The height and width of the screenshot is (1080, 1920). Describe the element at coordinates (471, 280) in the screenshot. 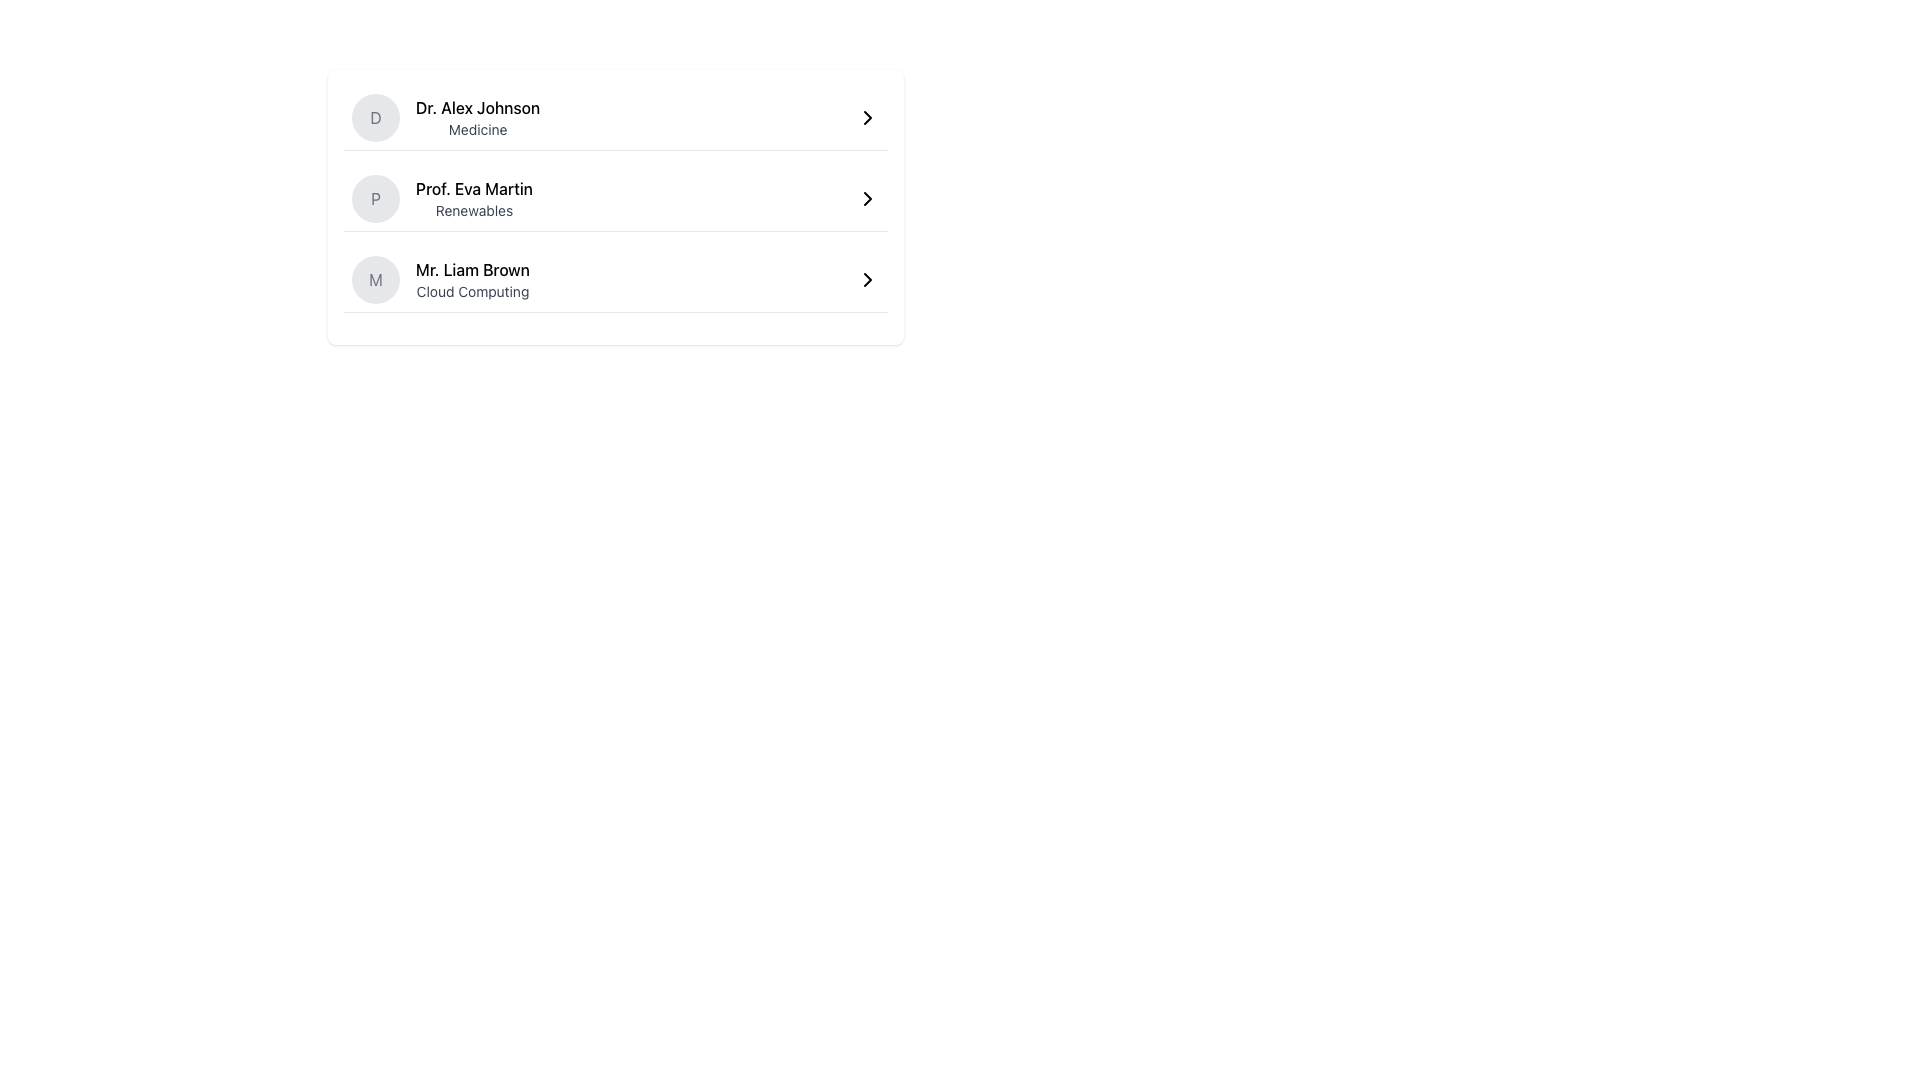

I see `text from the third item in the vertically stacked list, which presents an individual's name and professional field, located below 'Prof. Eva Martin - Renewables'` at that location.